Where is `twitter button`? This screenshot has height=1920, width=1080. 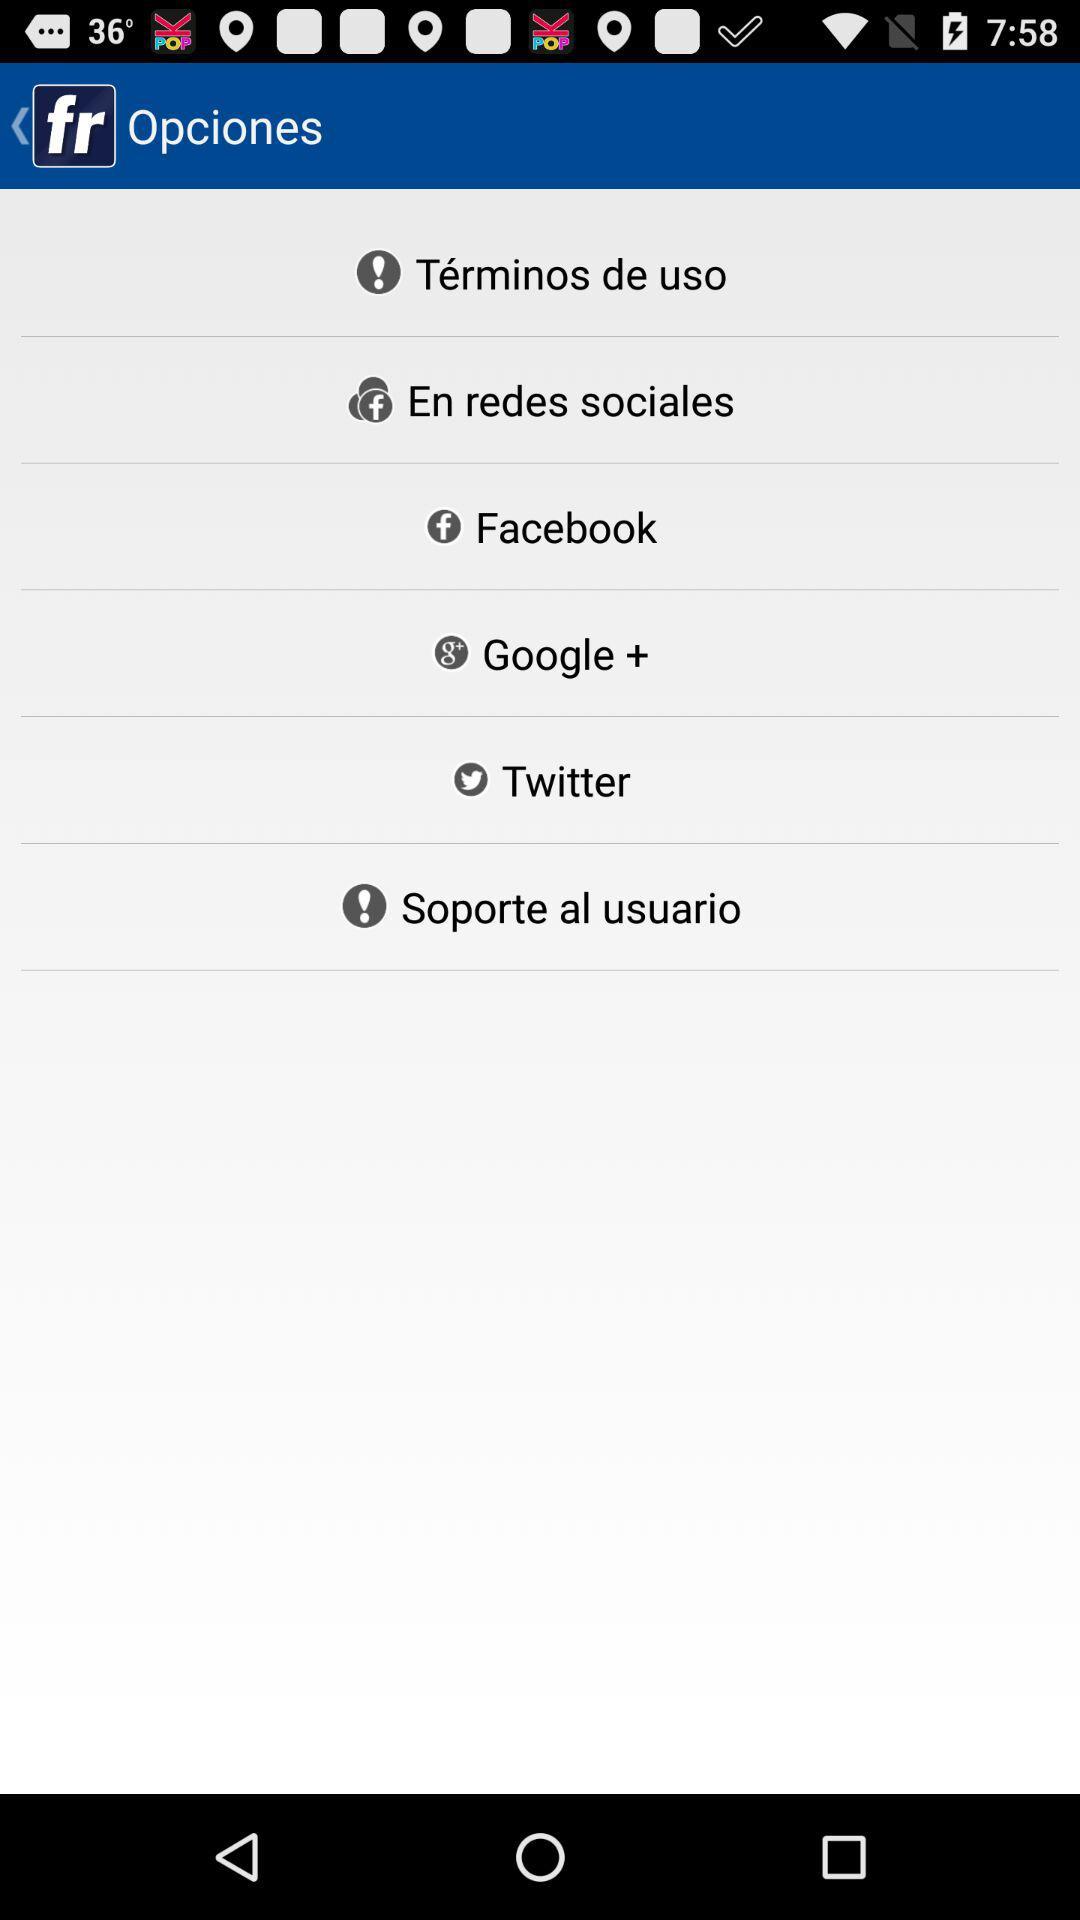 twitter button is located at coordinates (540, 778).